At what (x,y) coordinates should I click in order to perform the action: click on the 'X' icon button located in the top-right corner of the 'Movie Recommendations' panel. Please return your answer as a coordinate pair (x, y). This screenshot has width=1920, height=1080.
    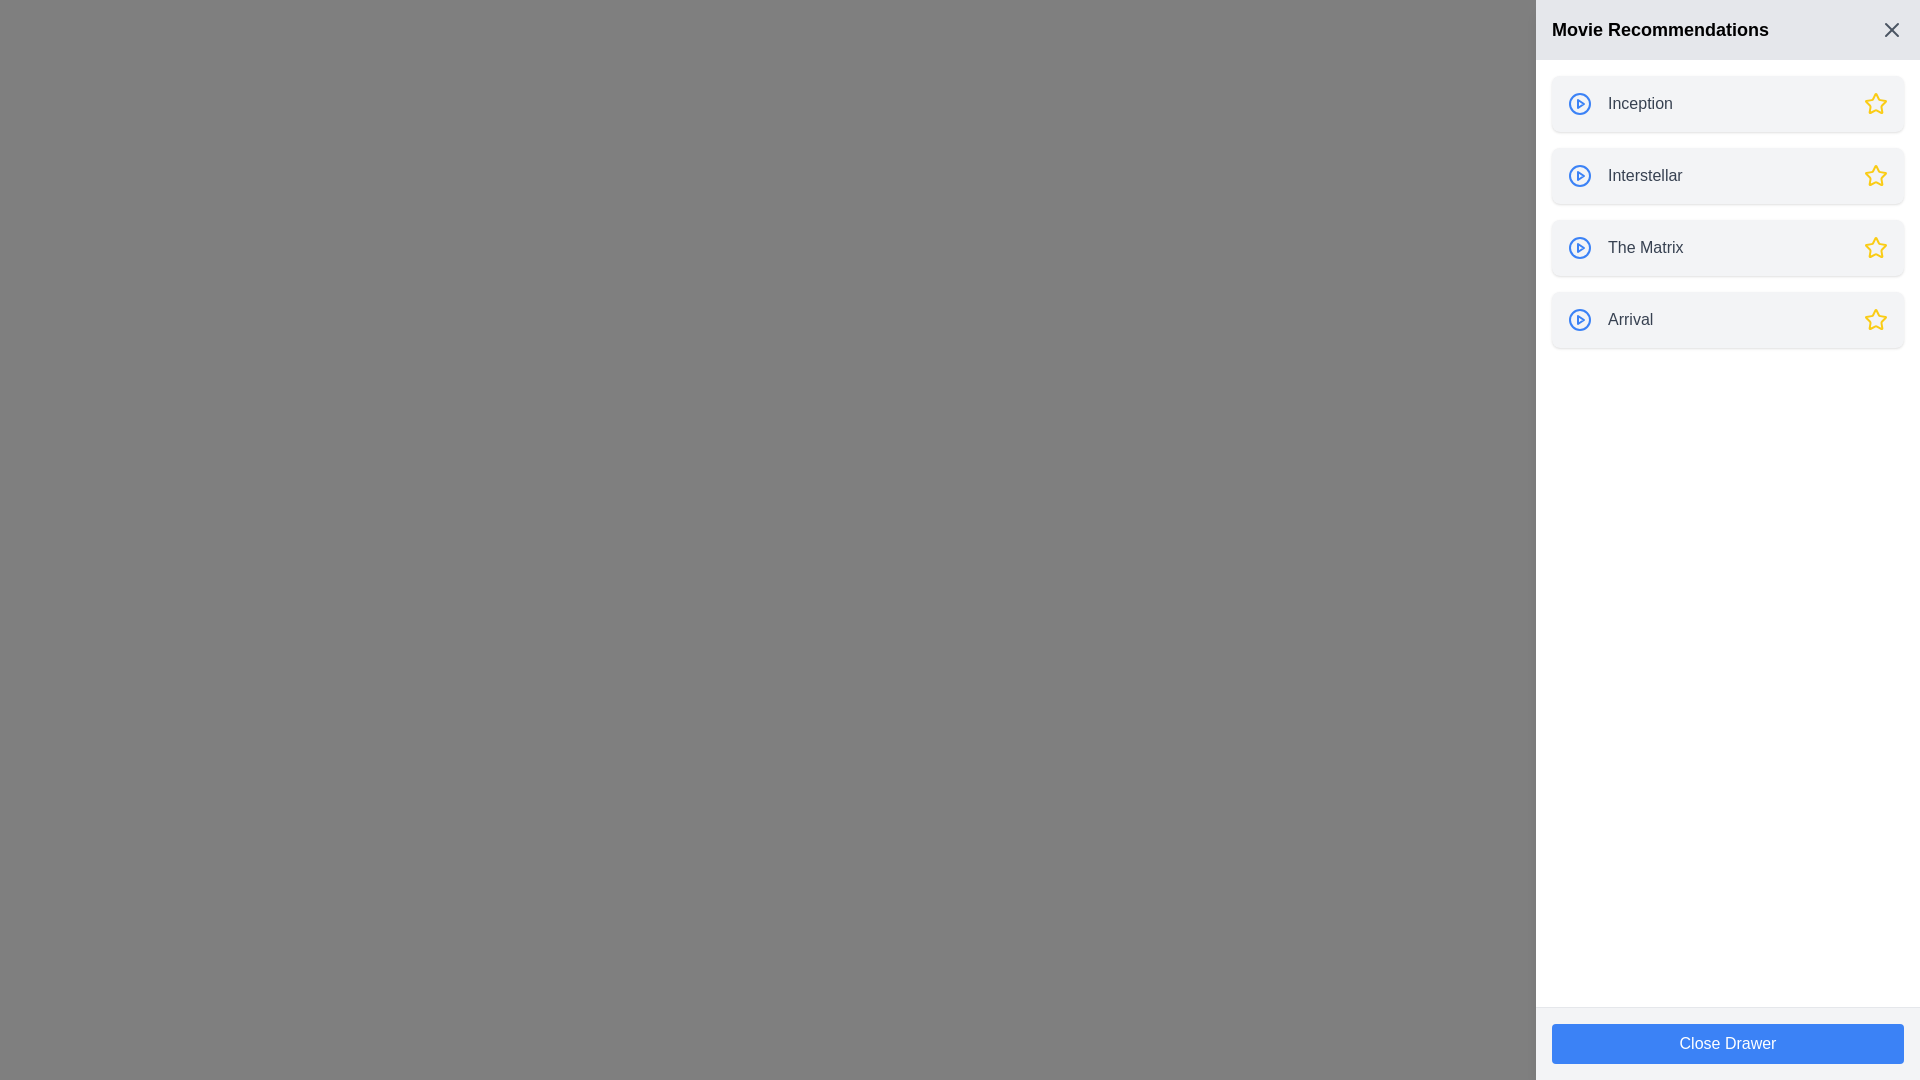
    Looking at the image, I should click on (1890, 30).